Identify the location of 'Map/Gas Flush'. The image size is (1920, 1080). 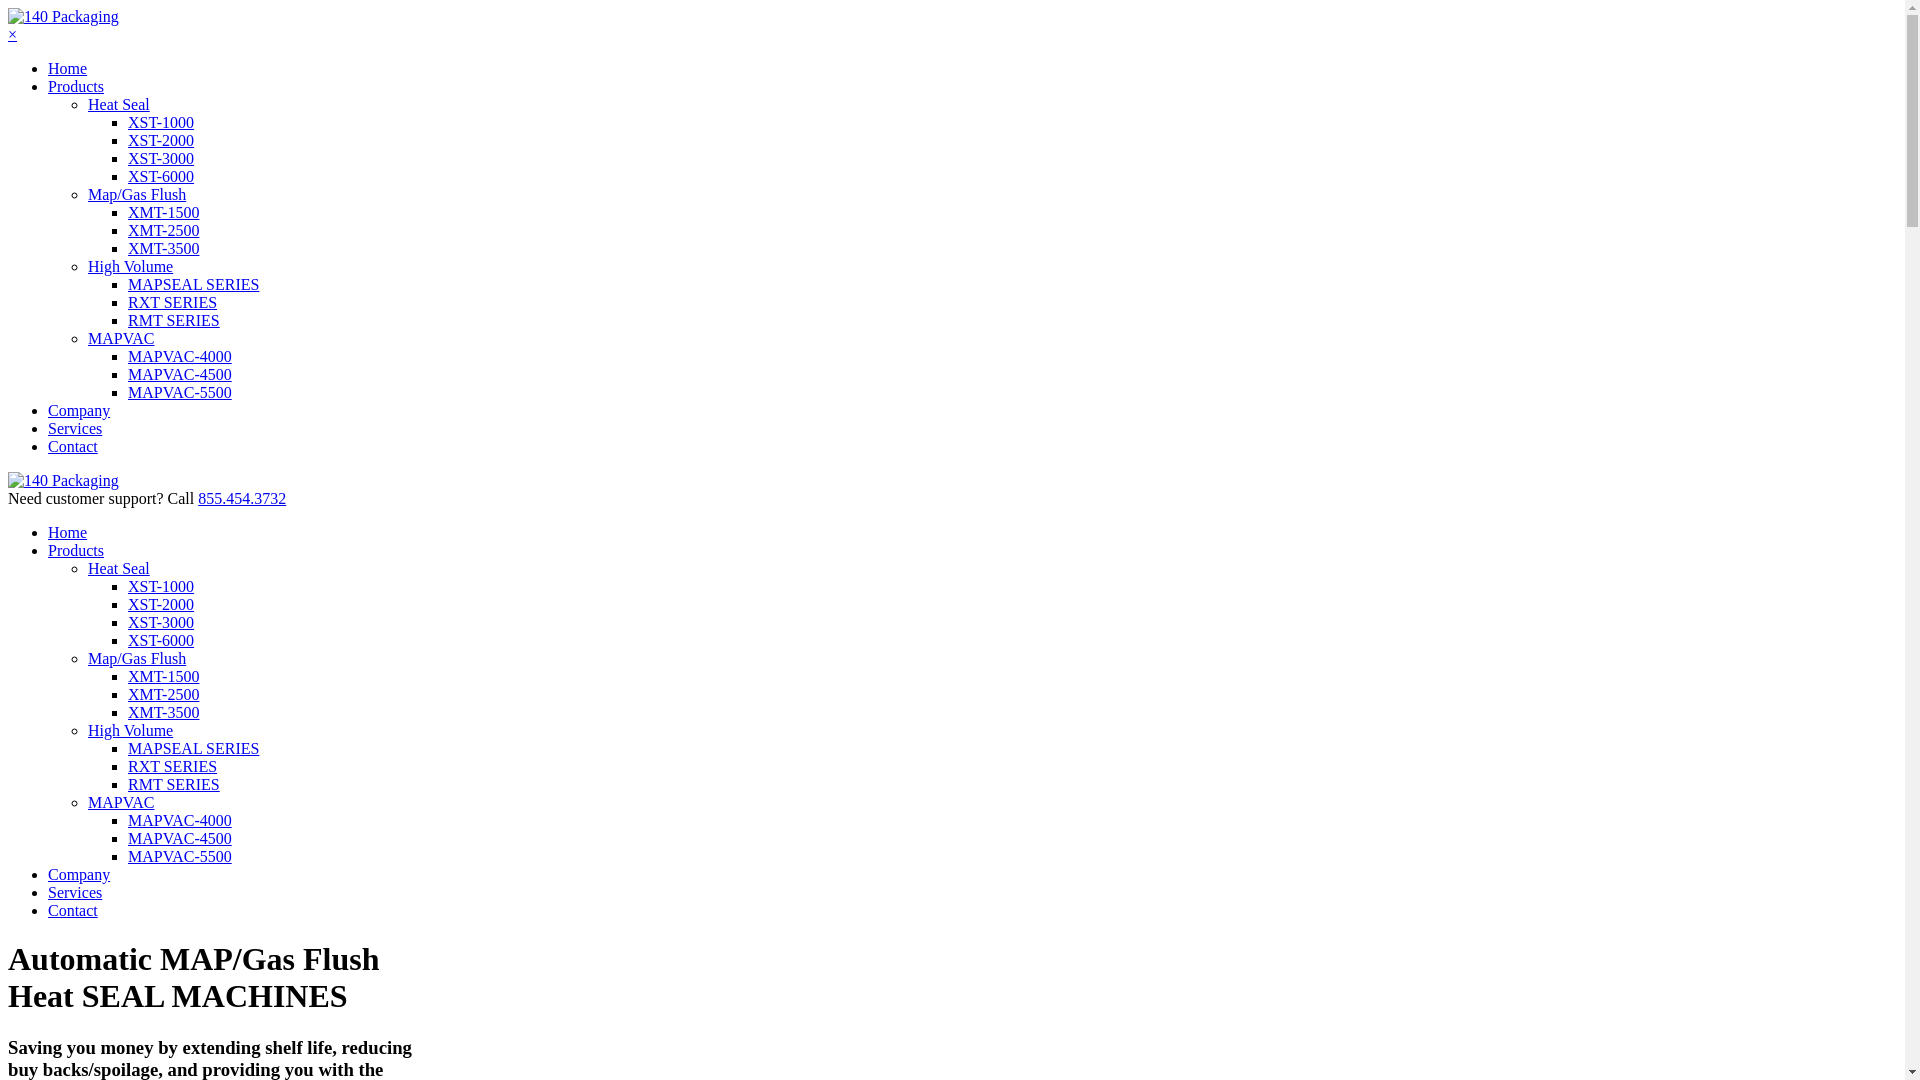
(86, 194).